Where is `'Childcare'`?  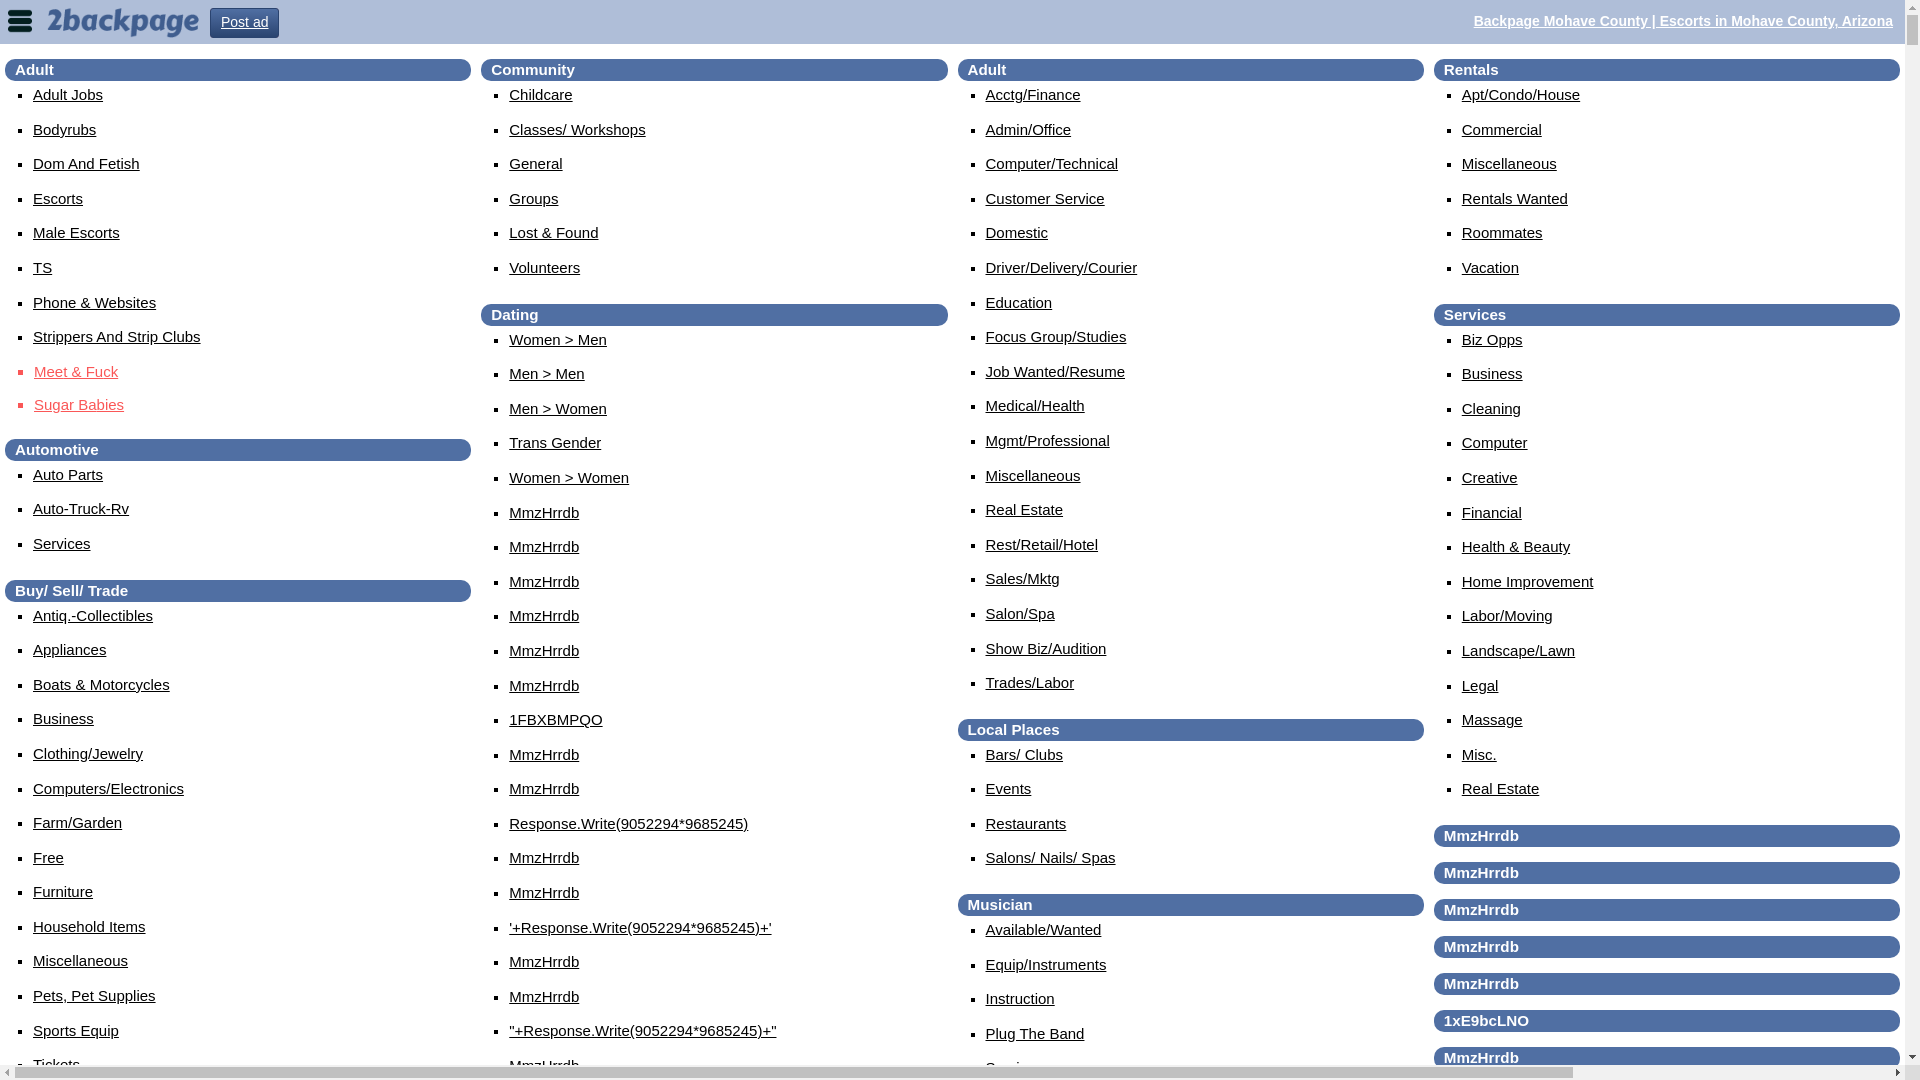 'Childcare' is located at coordinates (540, 94).